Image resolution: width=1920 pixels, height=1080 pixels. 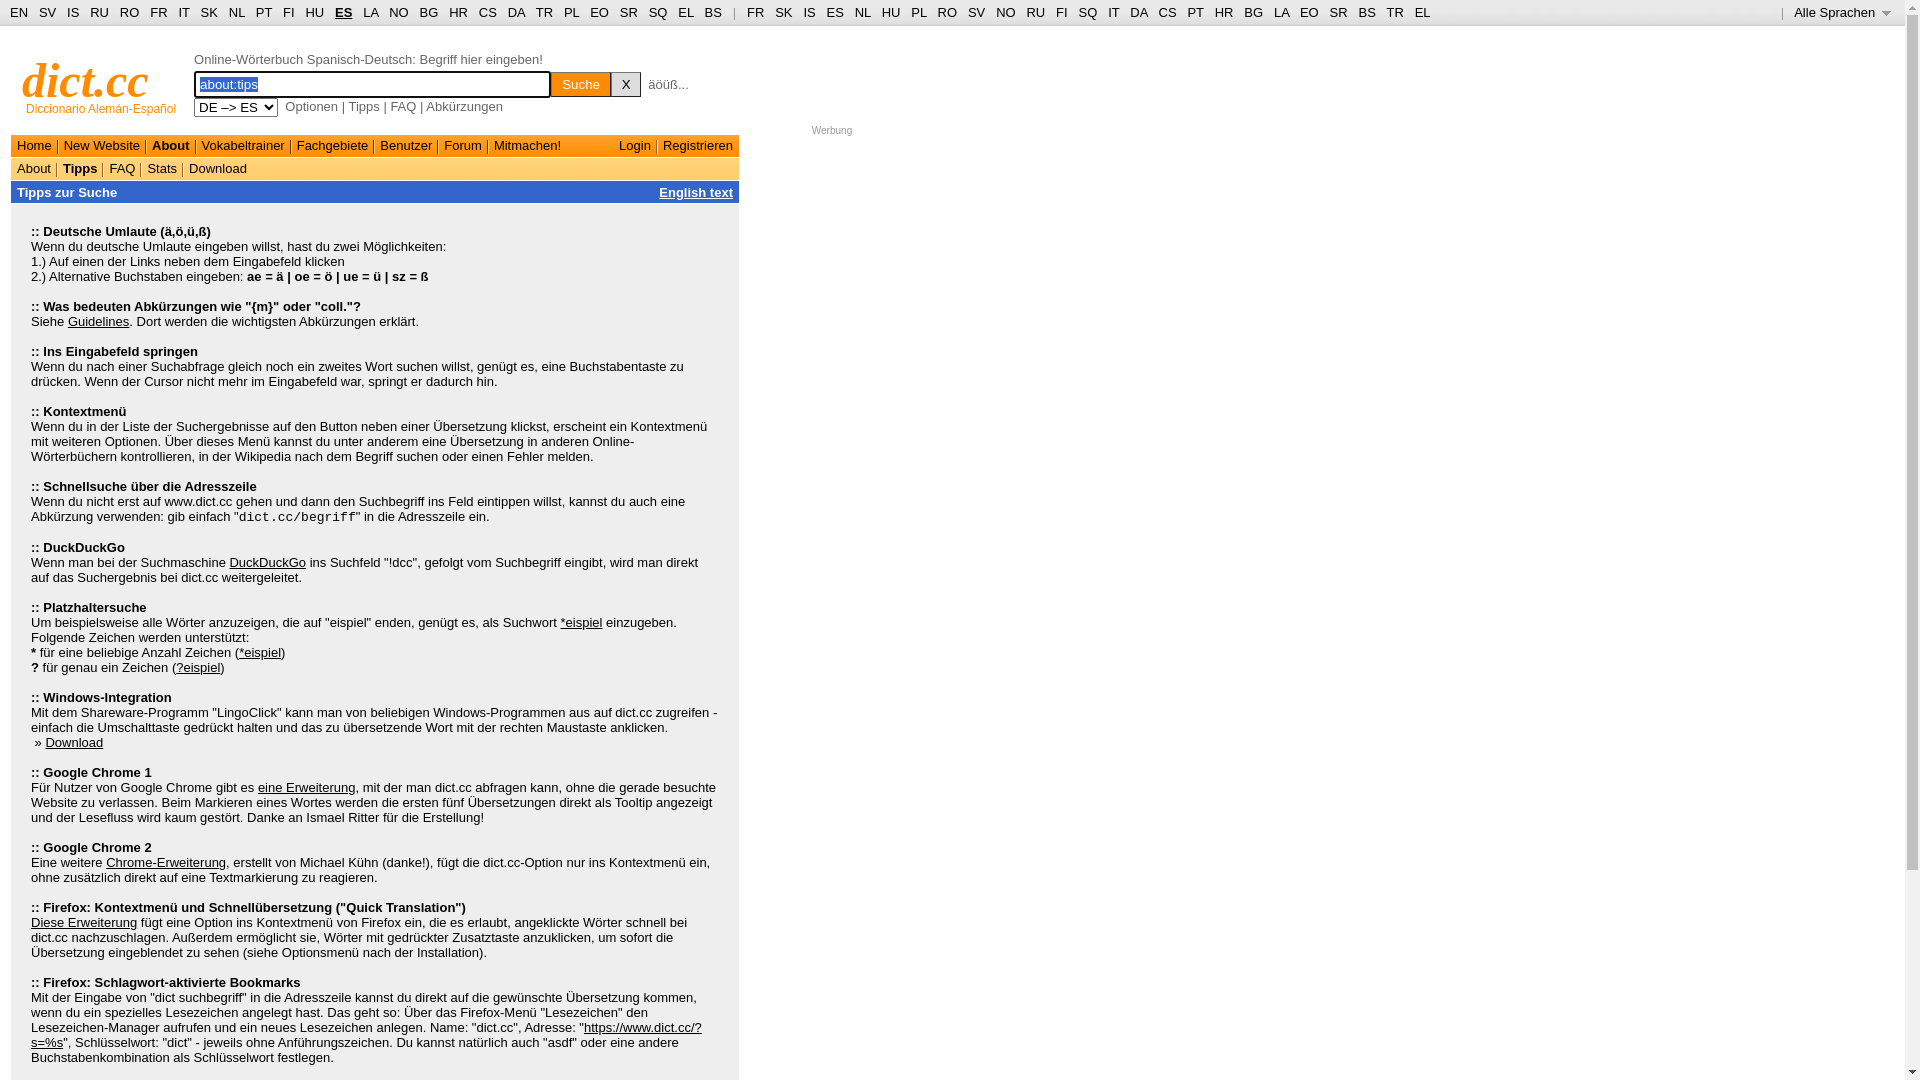 What do you see at coordinates (30, 922) in the screenshot?
I see `'Diese Erweiterung'` at bounding box center [30, 922].